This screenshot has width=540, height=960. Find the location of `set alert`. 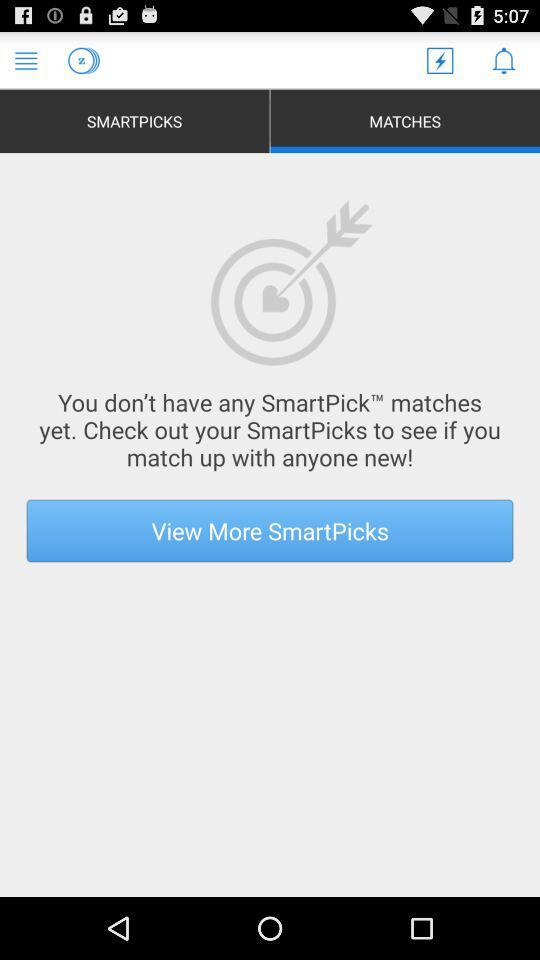

set alert is located at coordinates (502, 59).